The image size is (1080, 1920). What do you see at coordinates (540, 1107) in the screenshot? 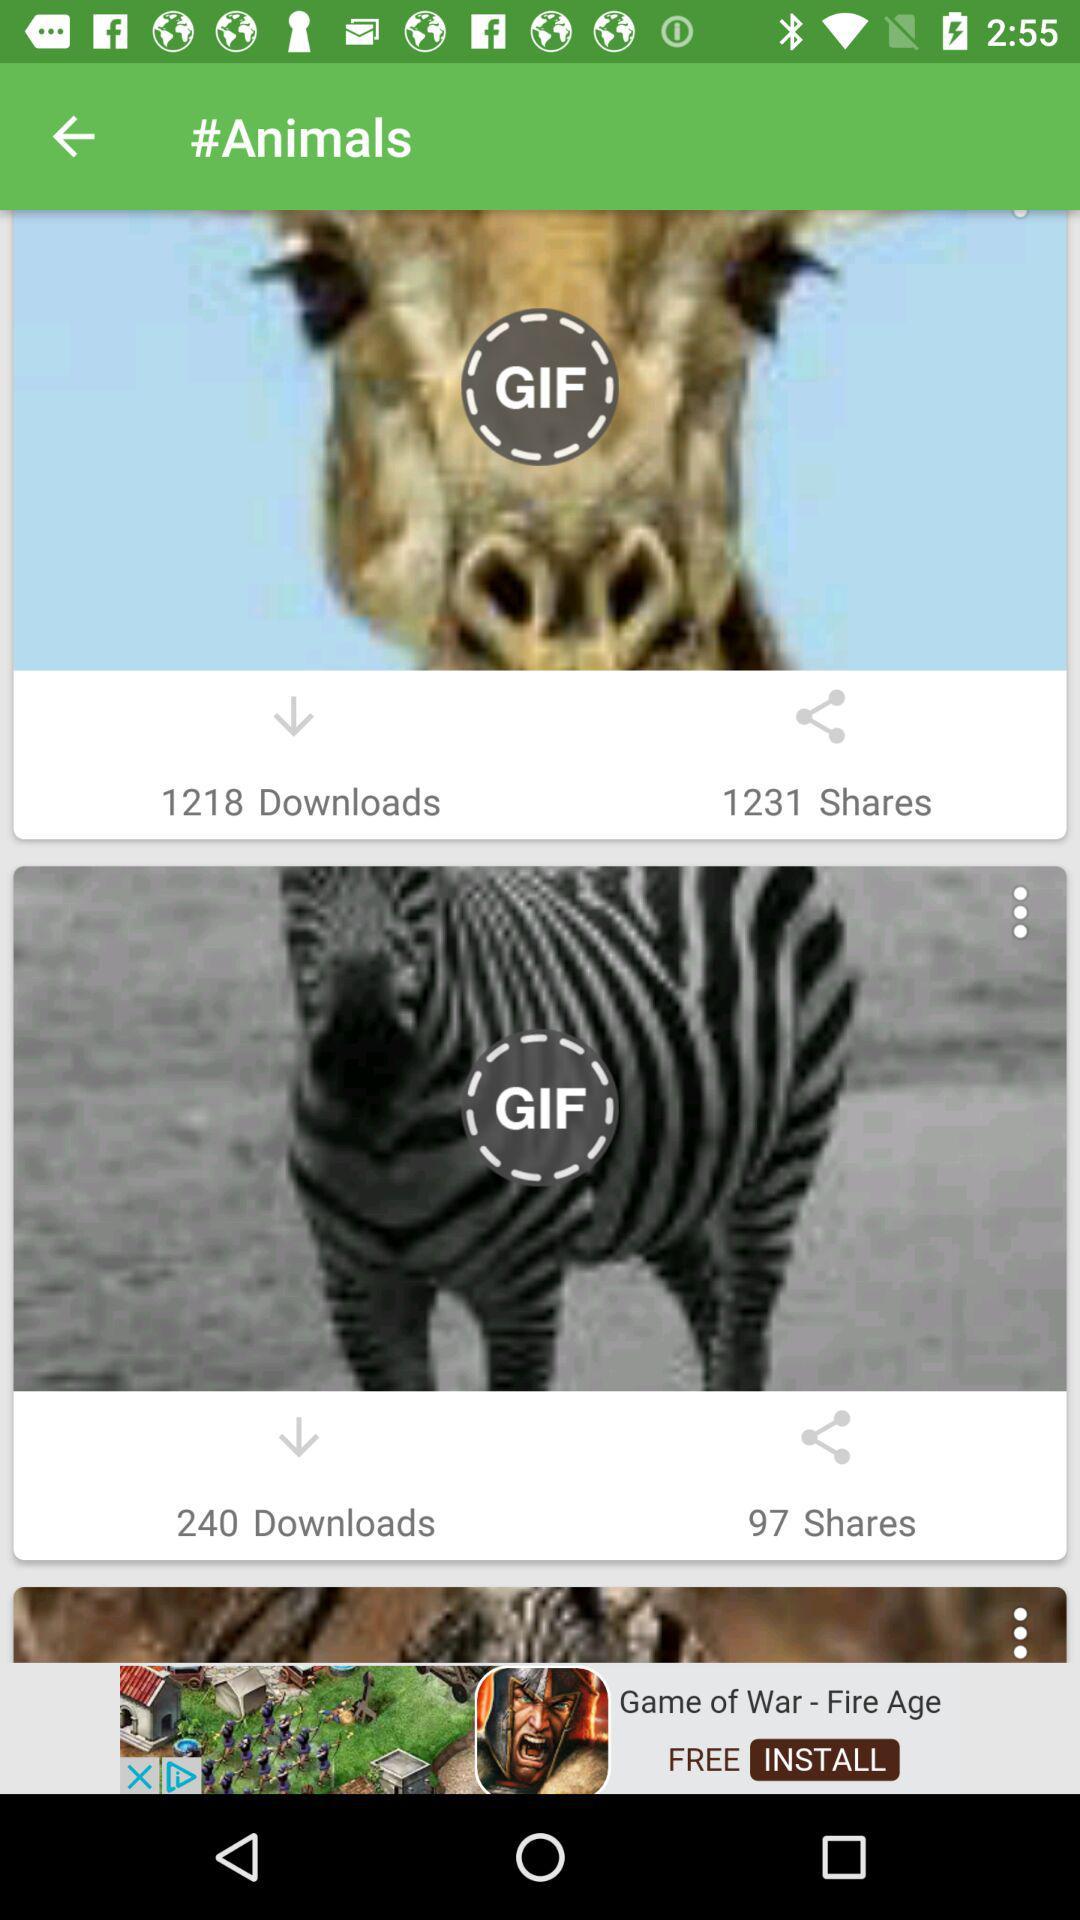
I see `gif icon which is on the picture of zibra` at bounding box center [540, 1107].